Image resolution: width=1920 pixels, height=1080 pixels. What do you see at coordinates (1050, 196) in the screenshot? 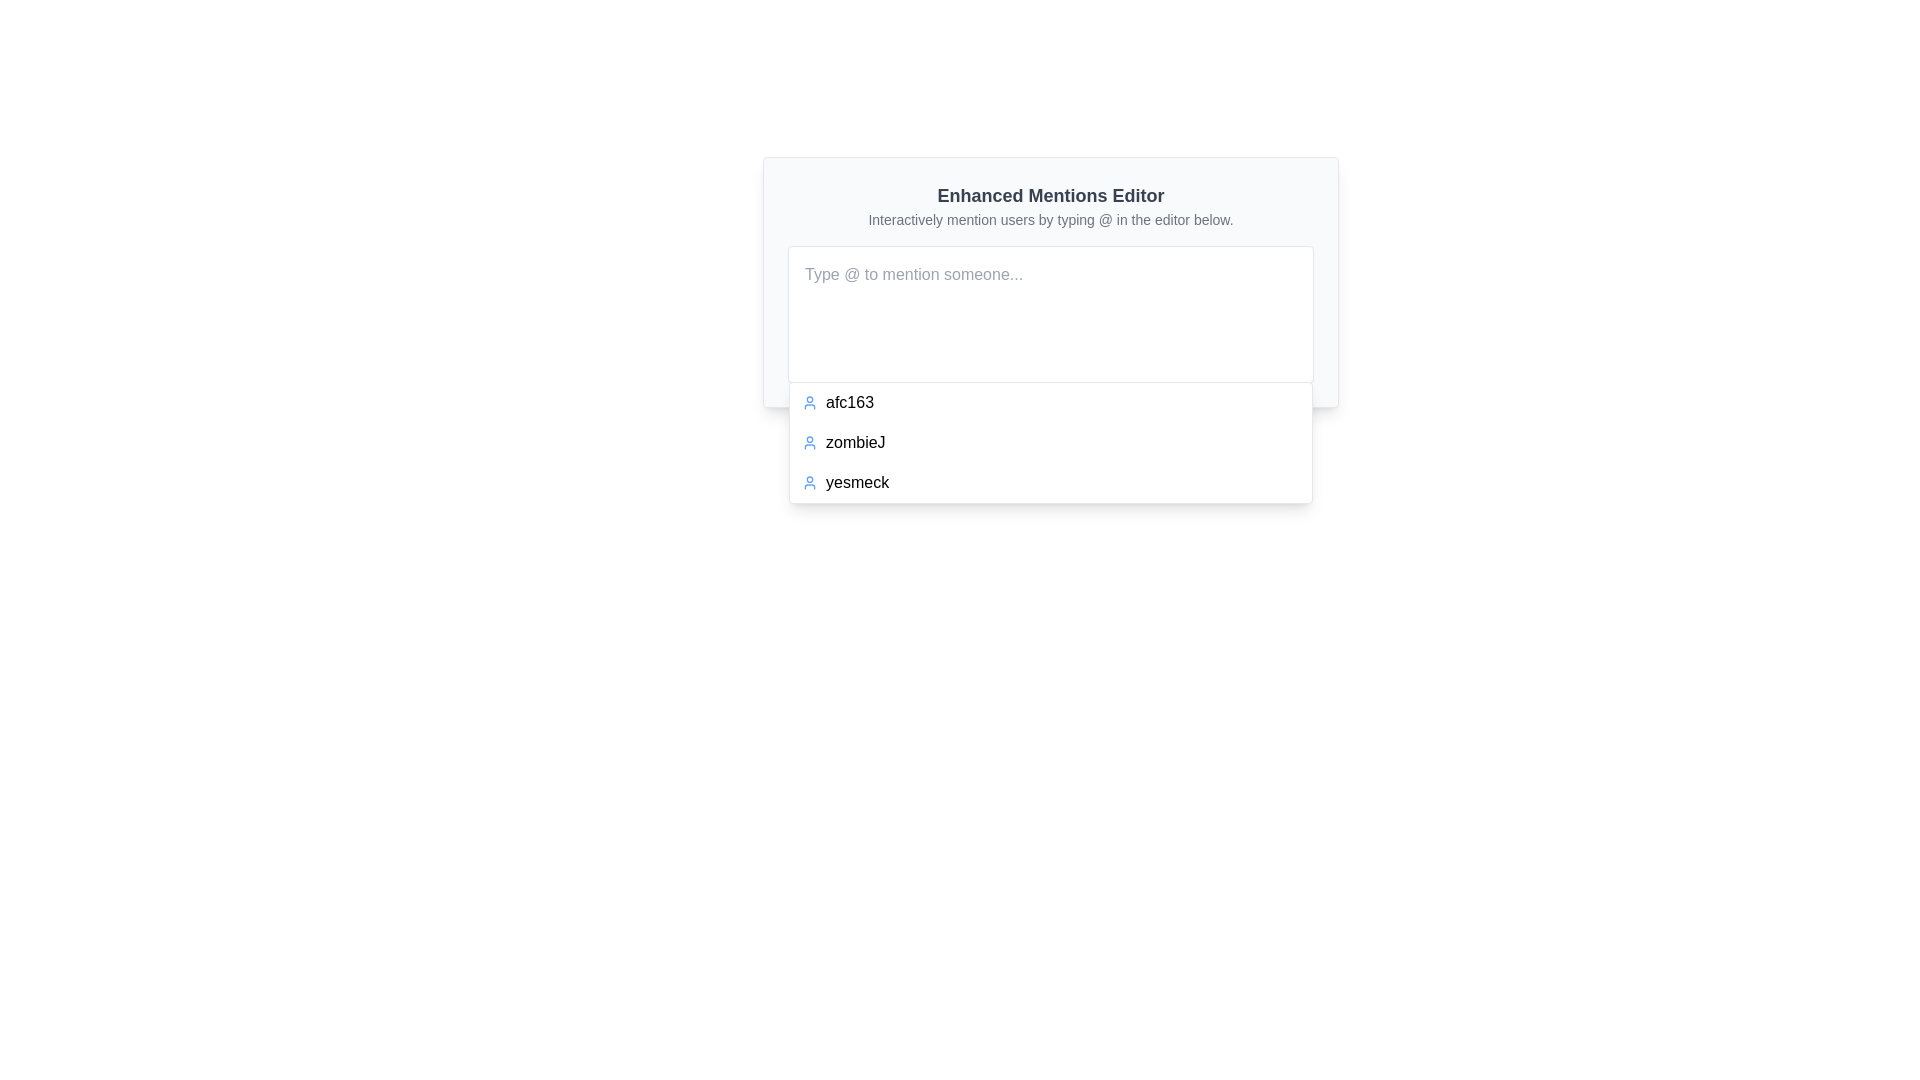
I see `the Text label that serves as a heading for the 'Enhanced Mentions Editor', positioned at the top-center of the interface` at bounding box center [1050, 196].